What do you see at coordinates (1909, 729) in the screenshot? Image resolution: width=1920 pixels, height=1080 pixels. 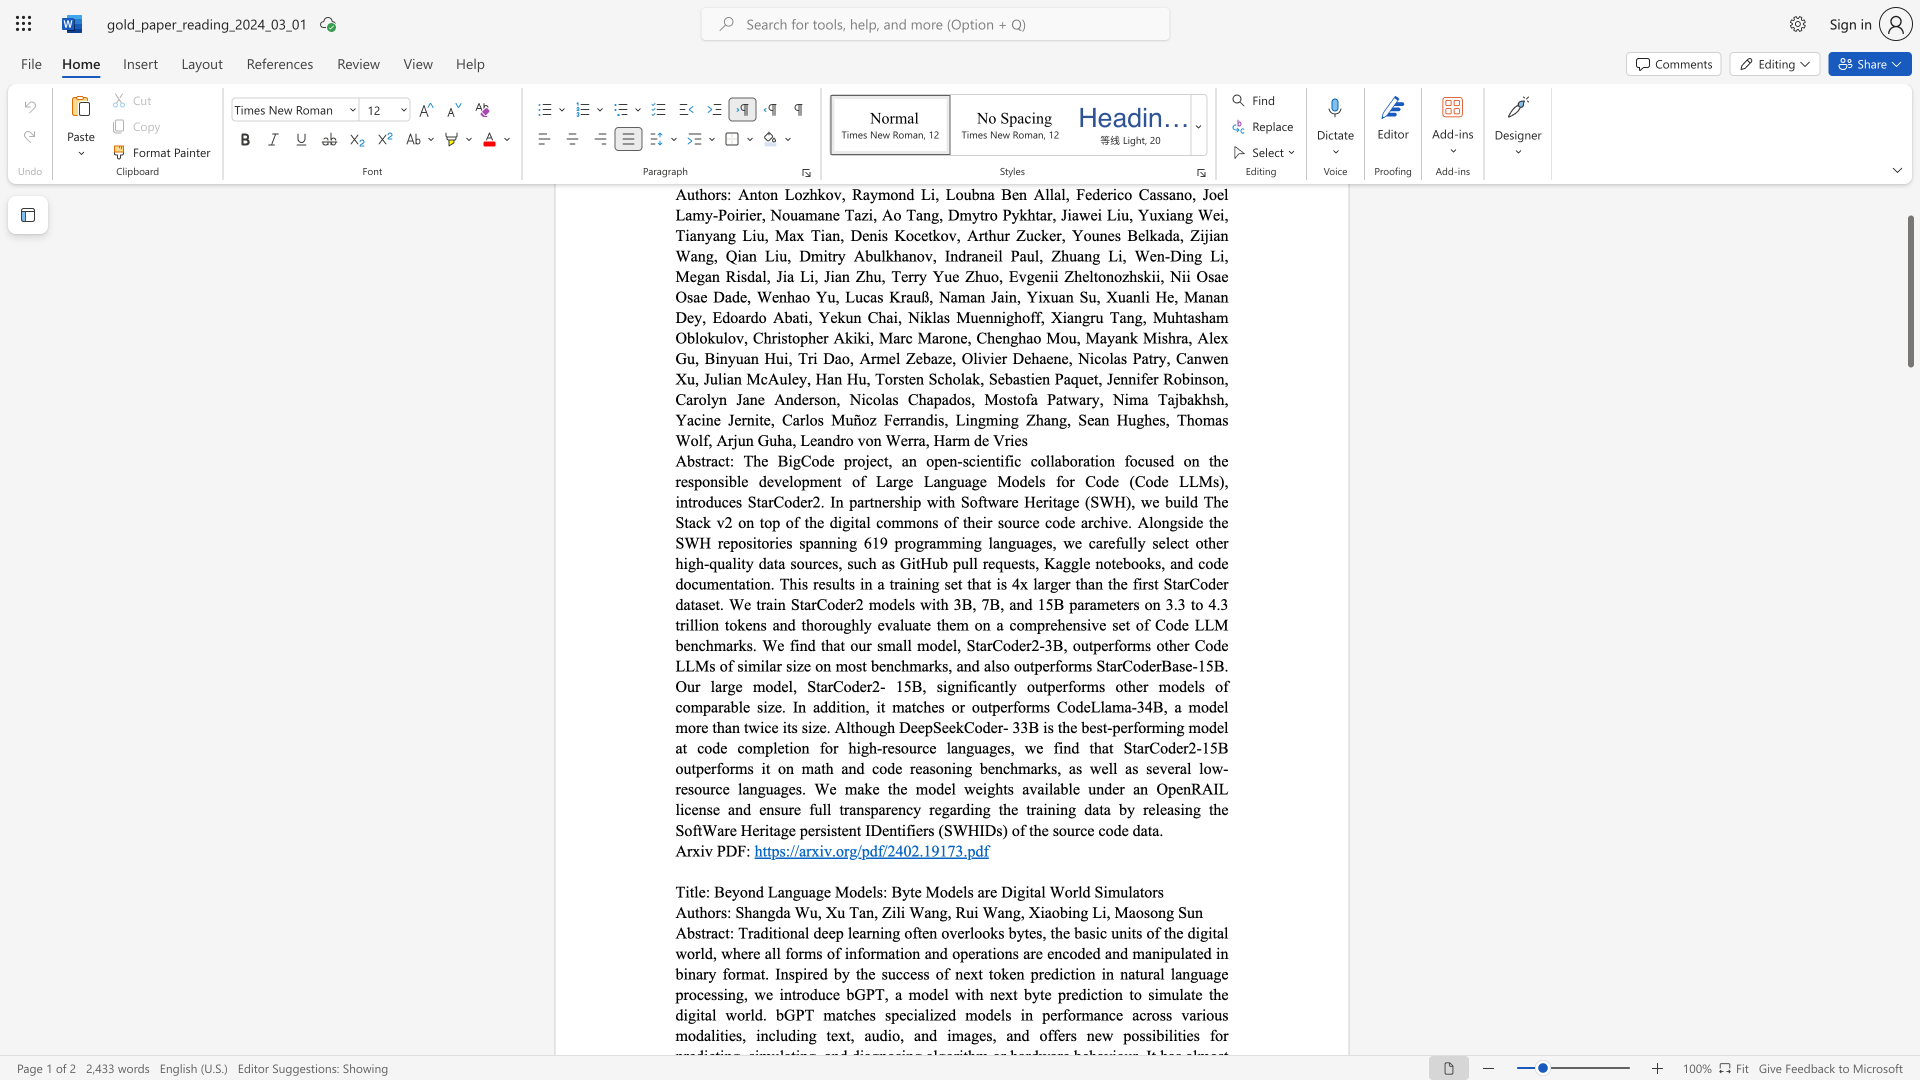 I see `the scrollbar to move the page down` at bounding box center [1909, 729].